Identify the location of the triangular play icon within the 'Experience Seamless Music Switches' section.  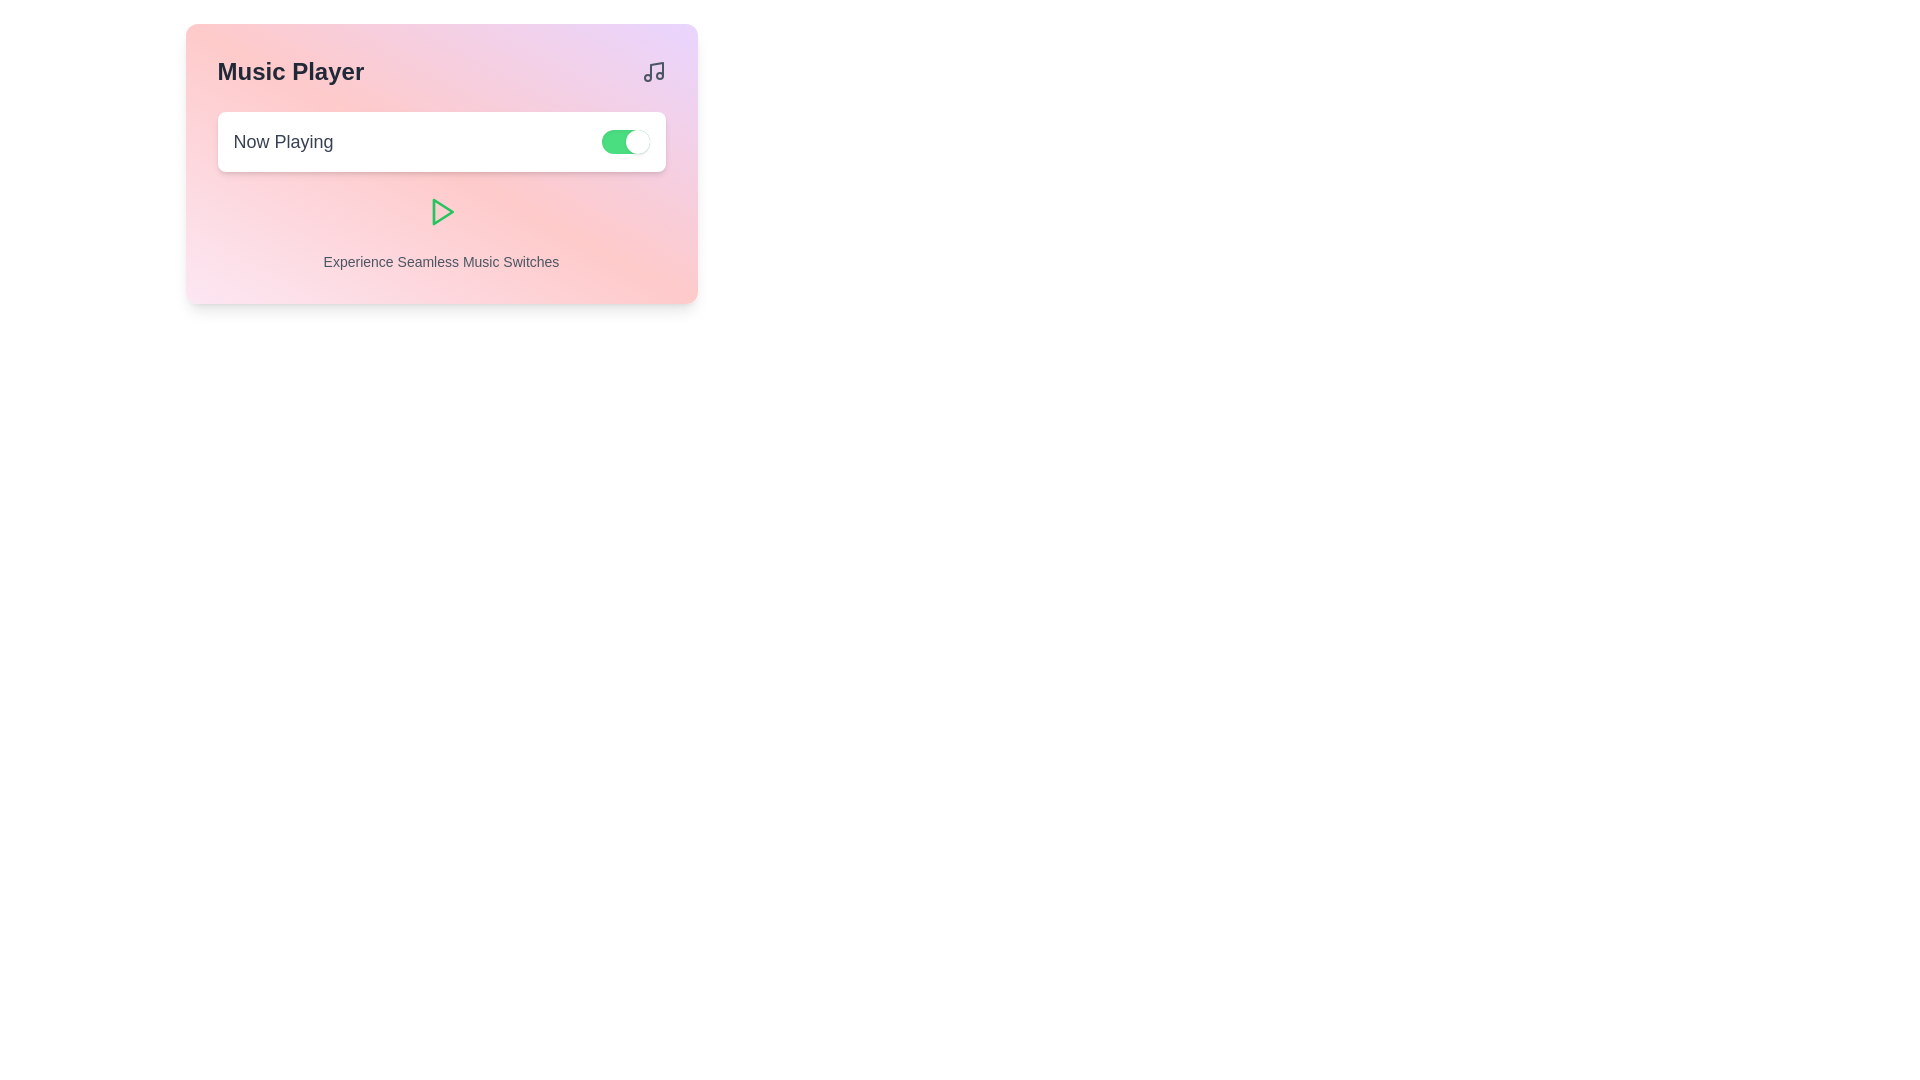
(441, 212).